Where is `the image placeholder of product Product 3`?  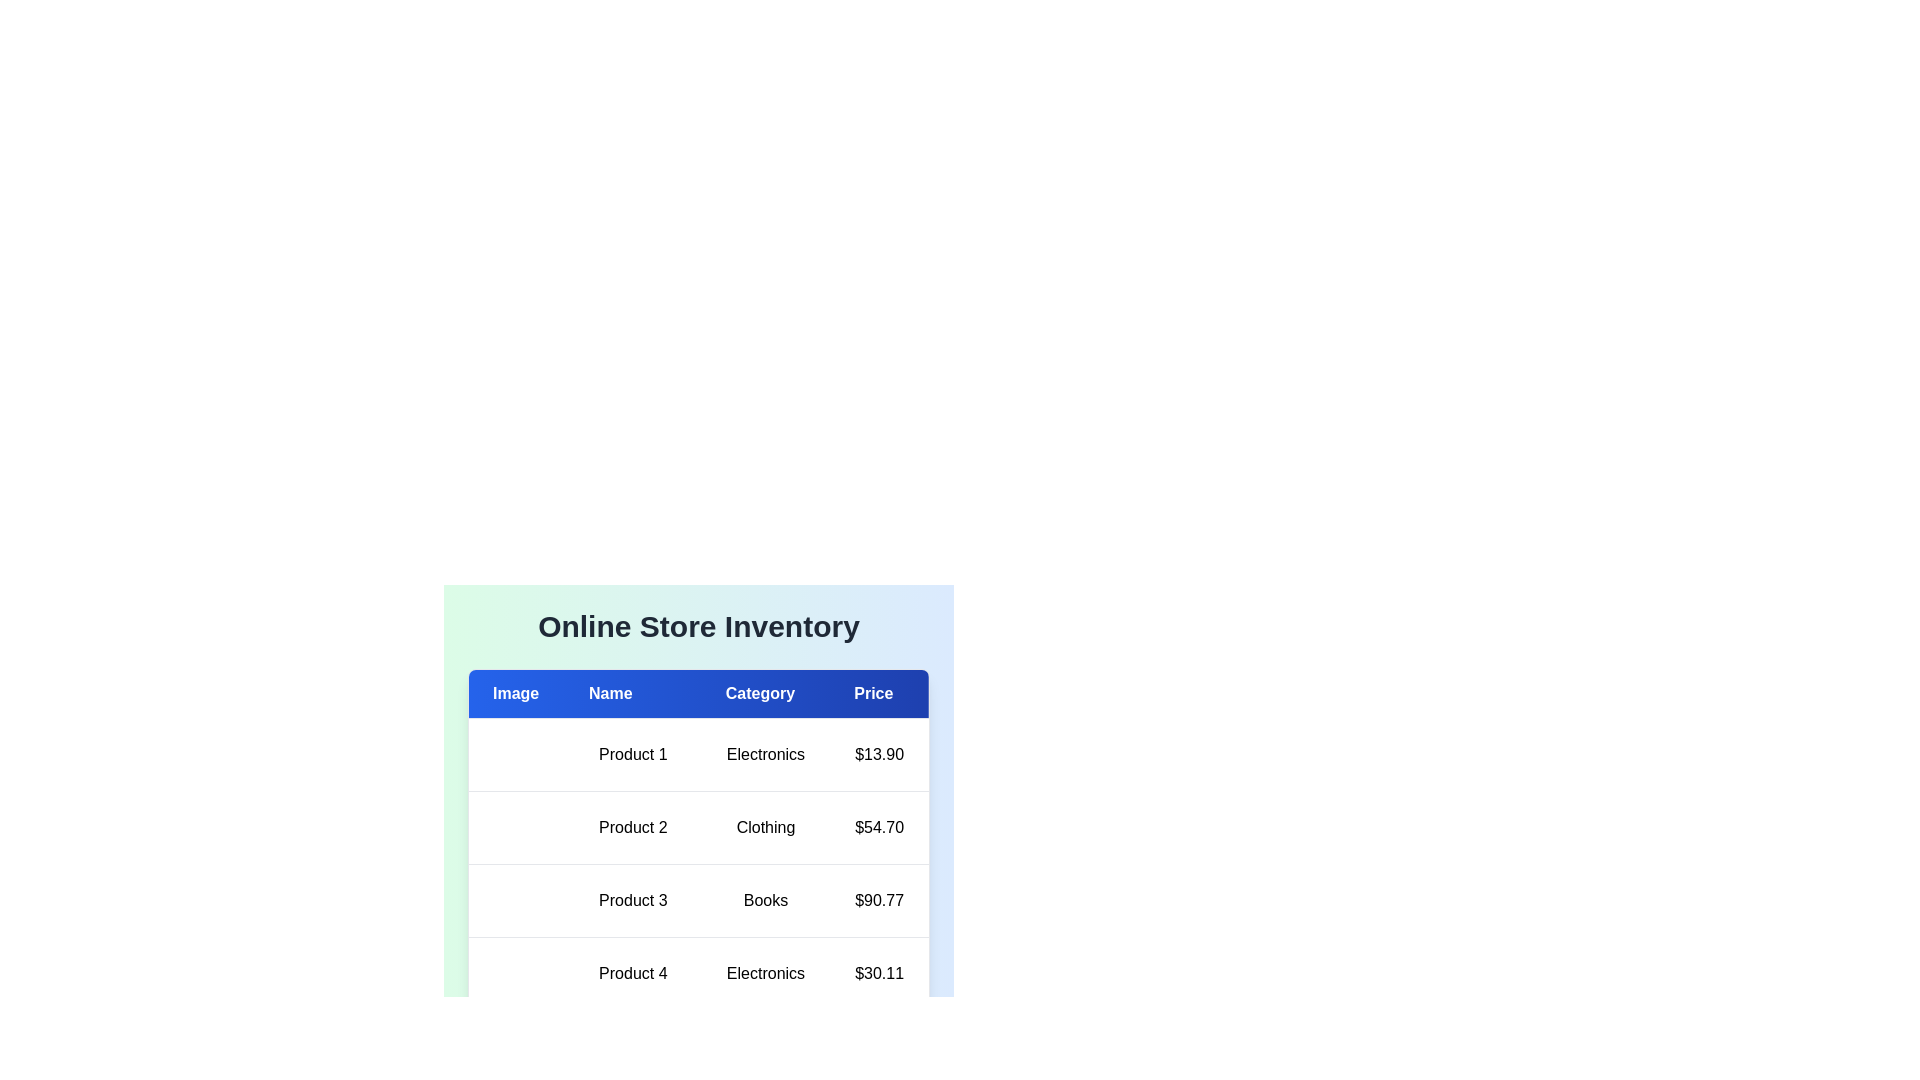
the image placeholder of product Product 3 is located at coordinates (493, 901).